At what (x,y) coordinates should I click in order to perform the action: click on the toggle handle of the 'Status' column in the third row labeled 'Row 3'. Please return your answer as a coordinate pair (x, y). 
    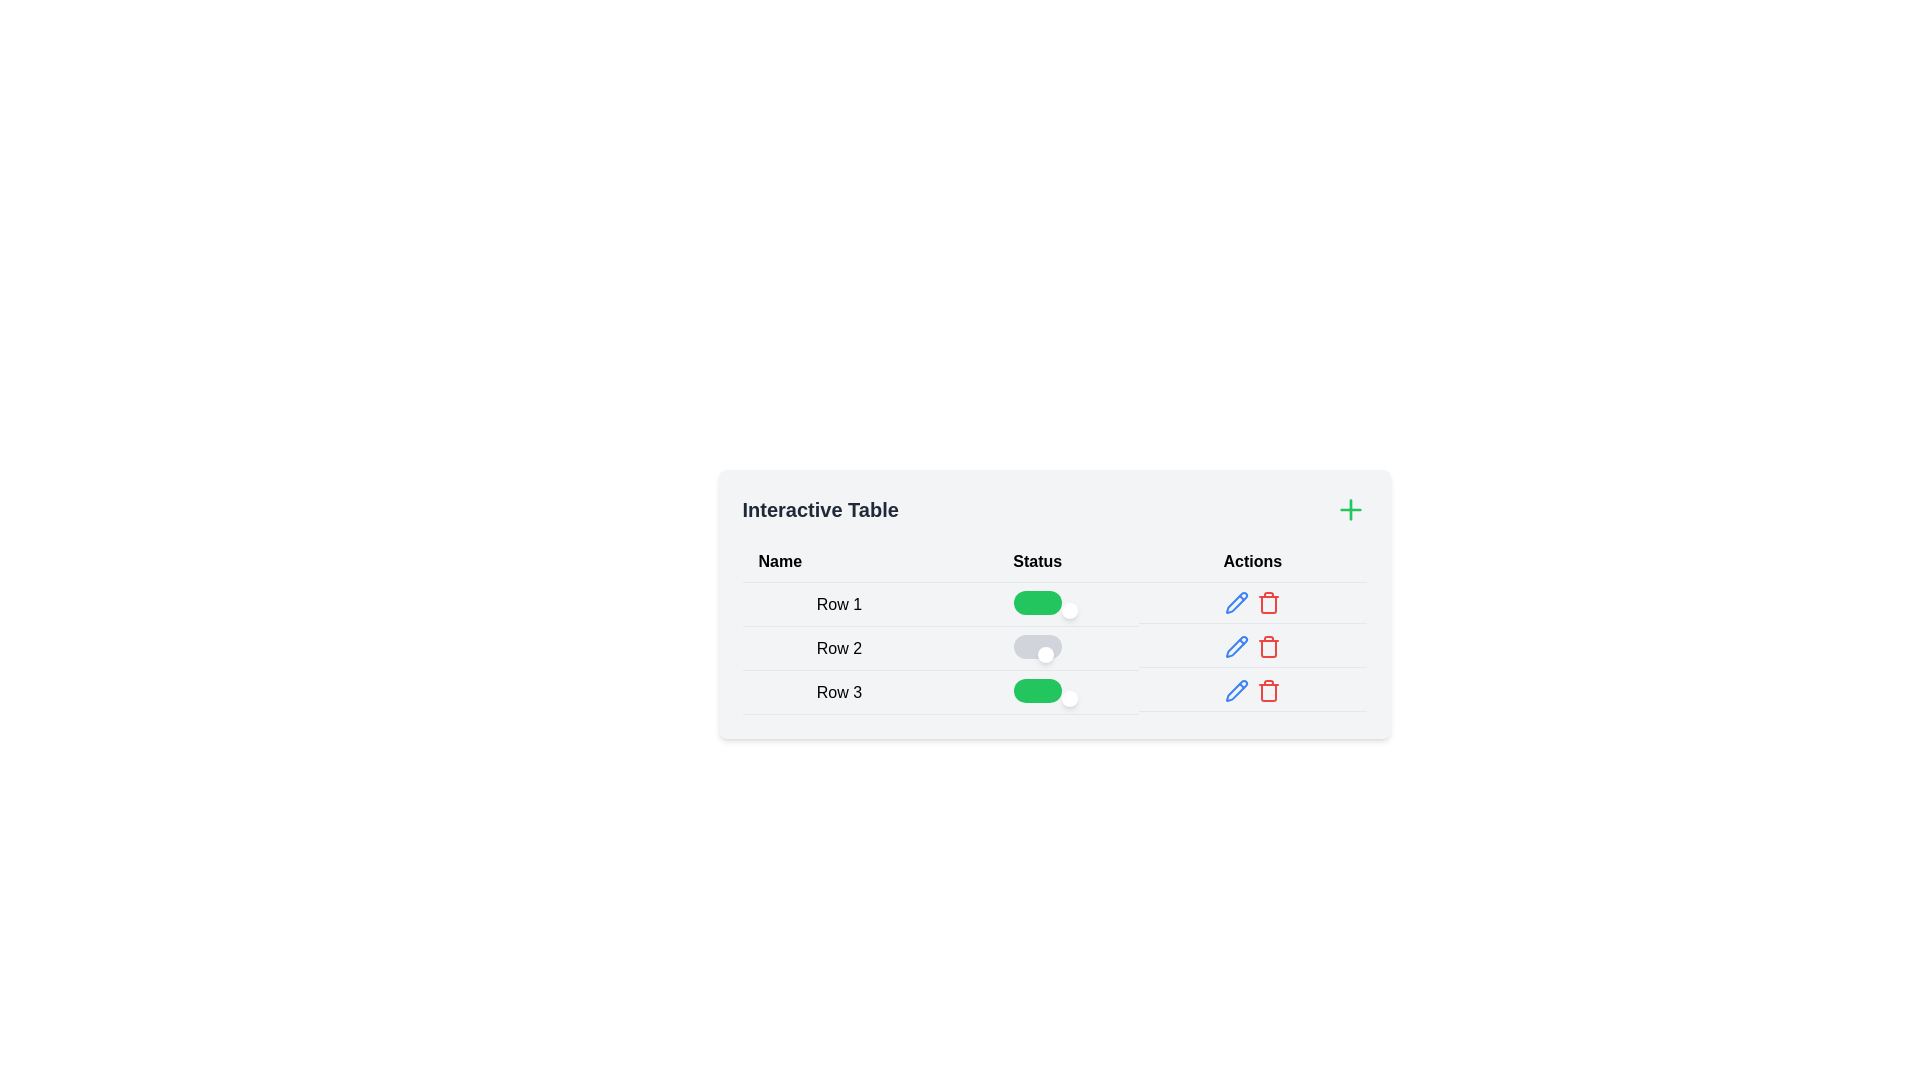
    Looking at the image, I should click on (1068, 697).